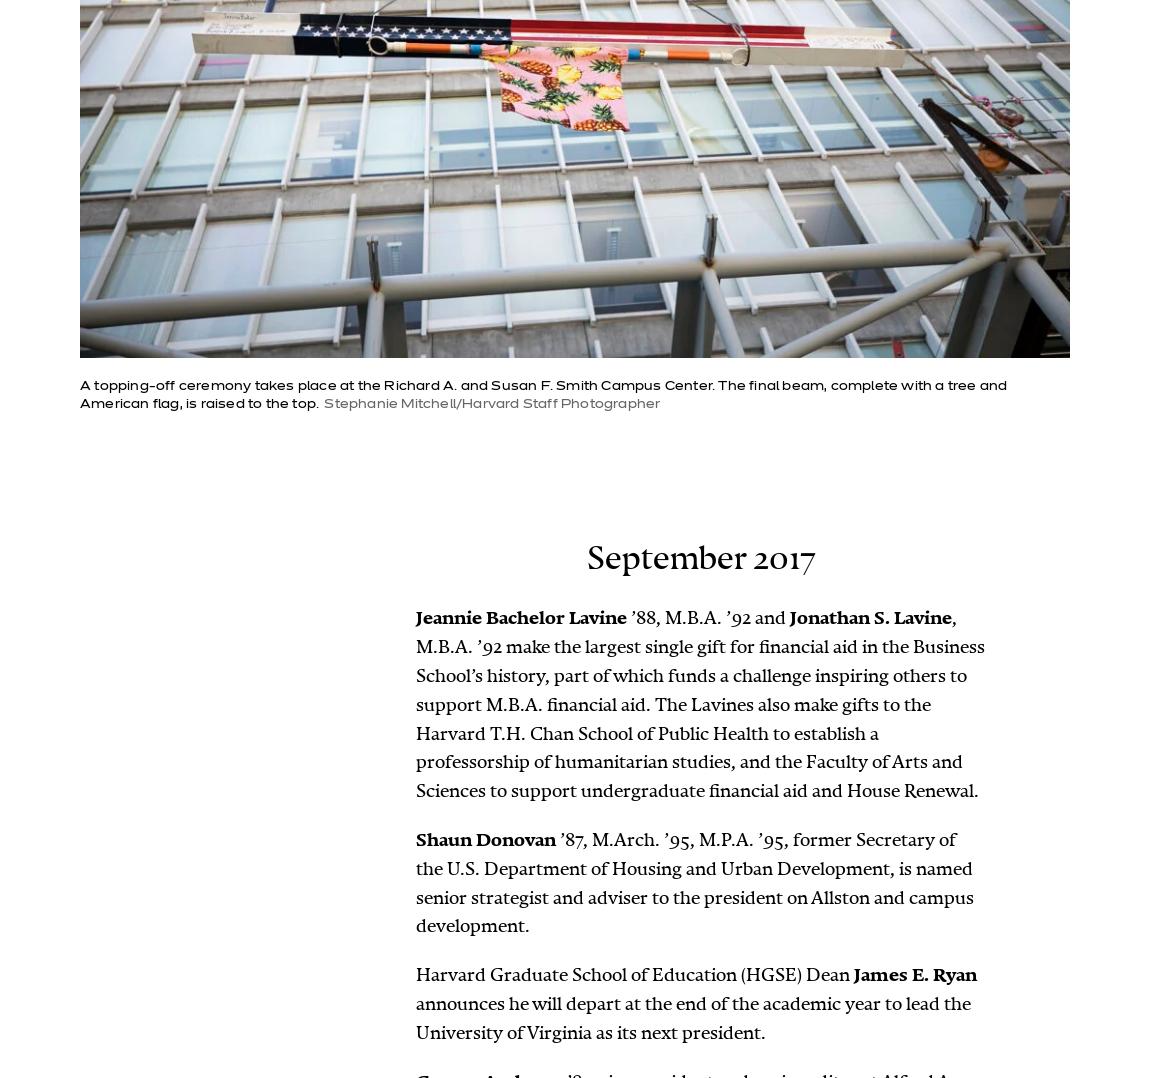 Image resolution: width=1150 pixels, height=1078 pixels. Describe the element at coordinates (323, 403) in the screenshot. I see `'Stephanie Mitchell/Harvard Staff Photographer'` at that location.